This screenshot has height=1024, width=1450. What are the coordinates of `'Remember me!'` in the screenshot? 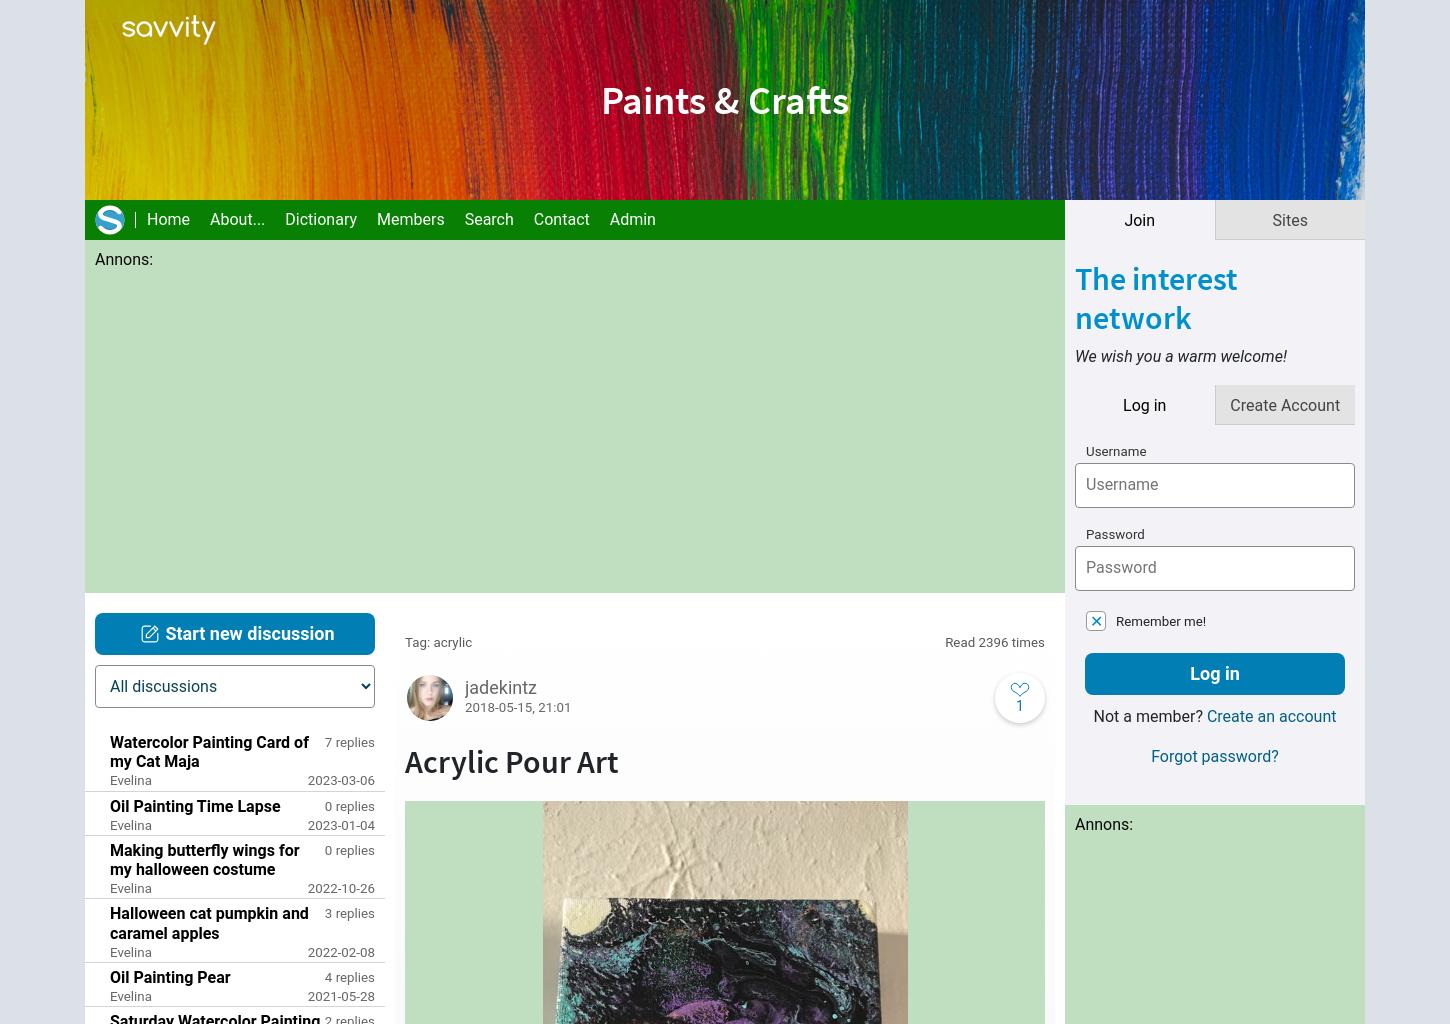 It's located at (1115, 621).